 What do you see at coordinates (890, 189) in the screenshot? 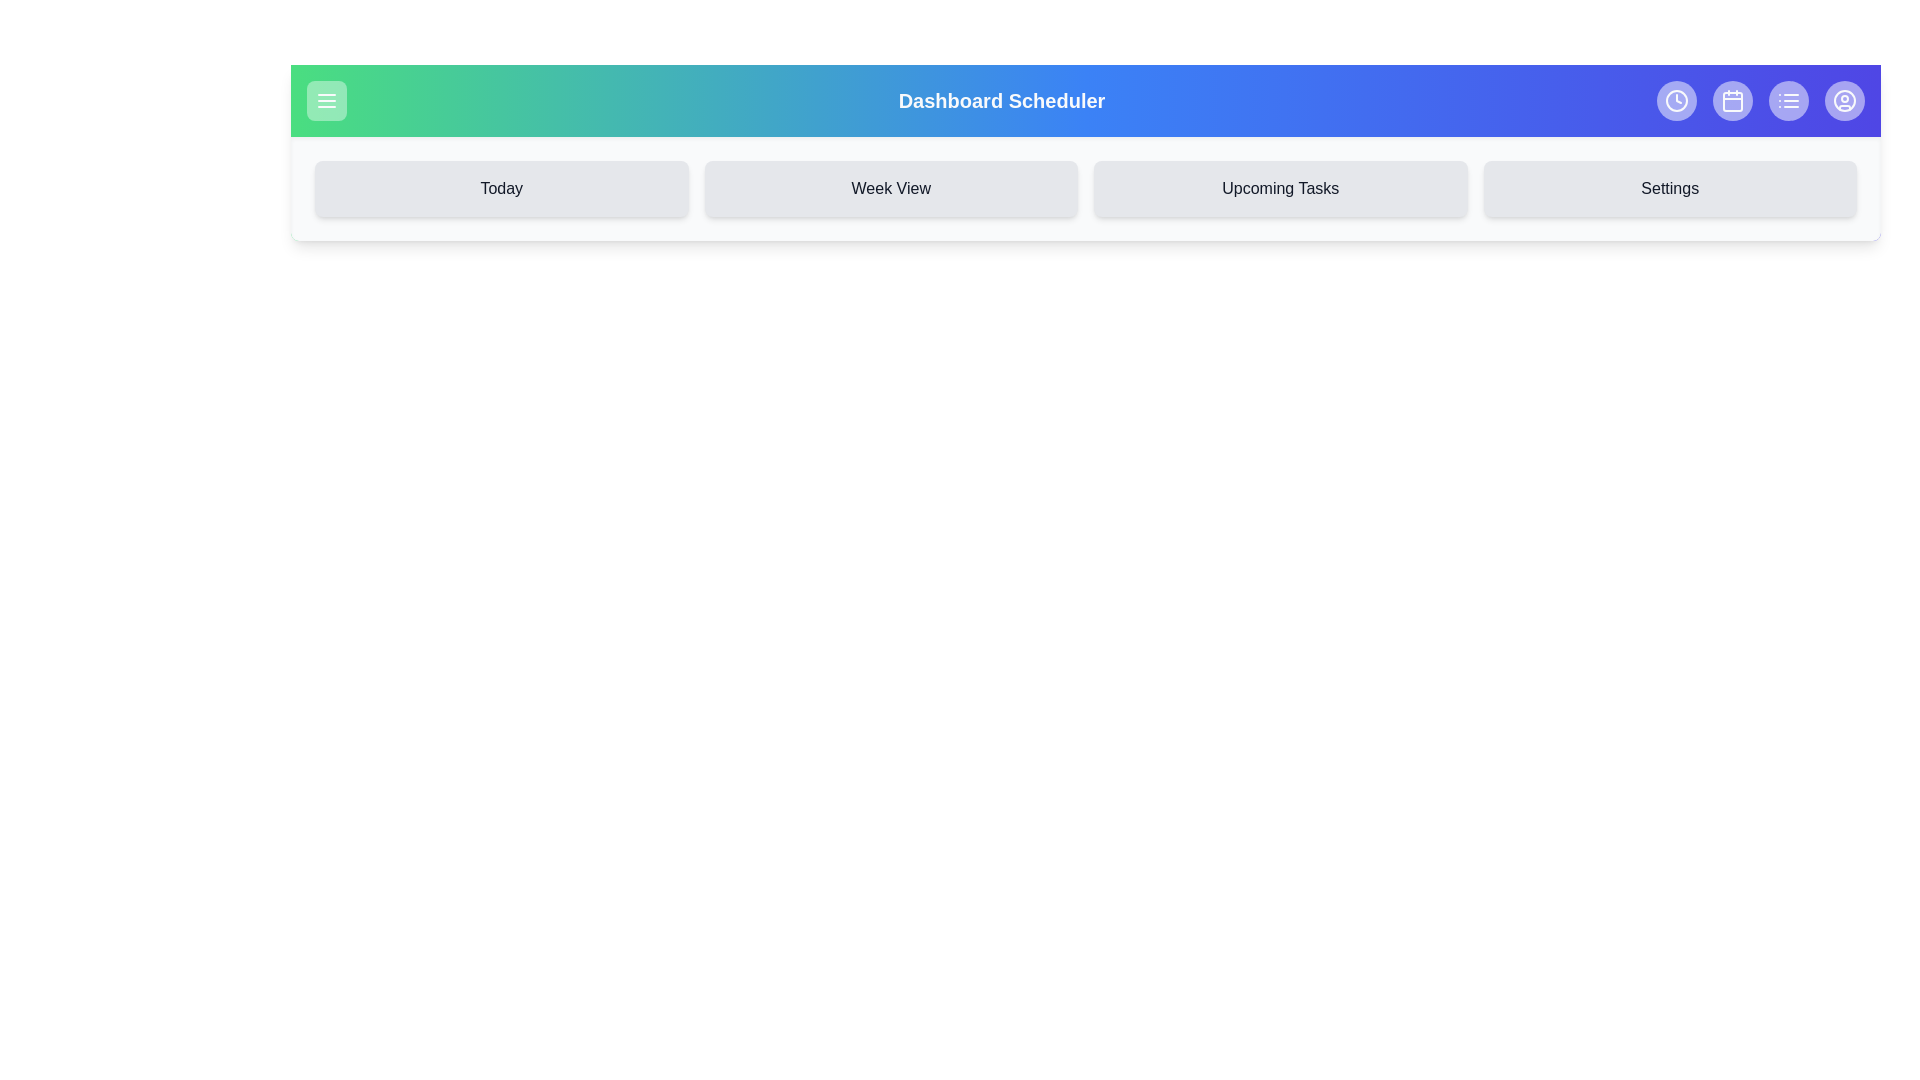
I see `the navigation button labeled Week View` at bounding box center [890, 189].